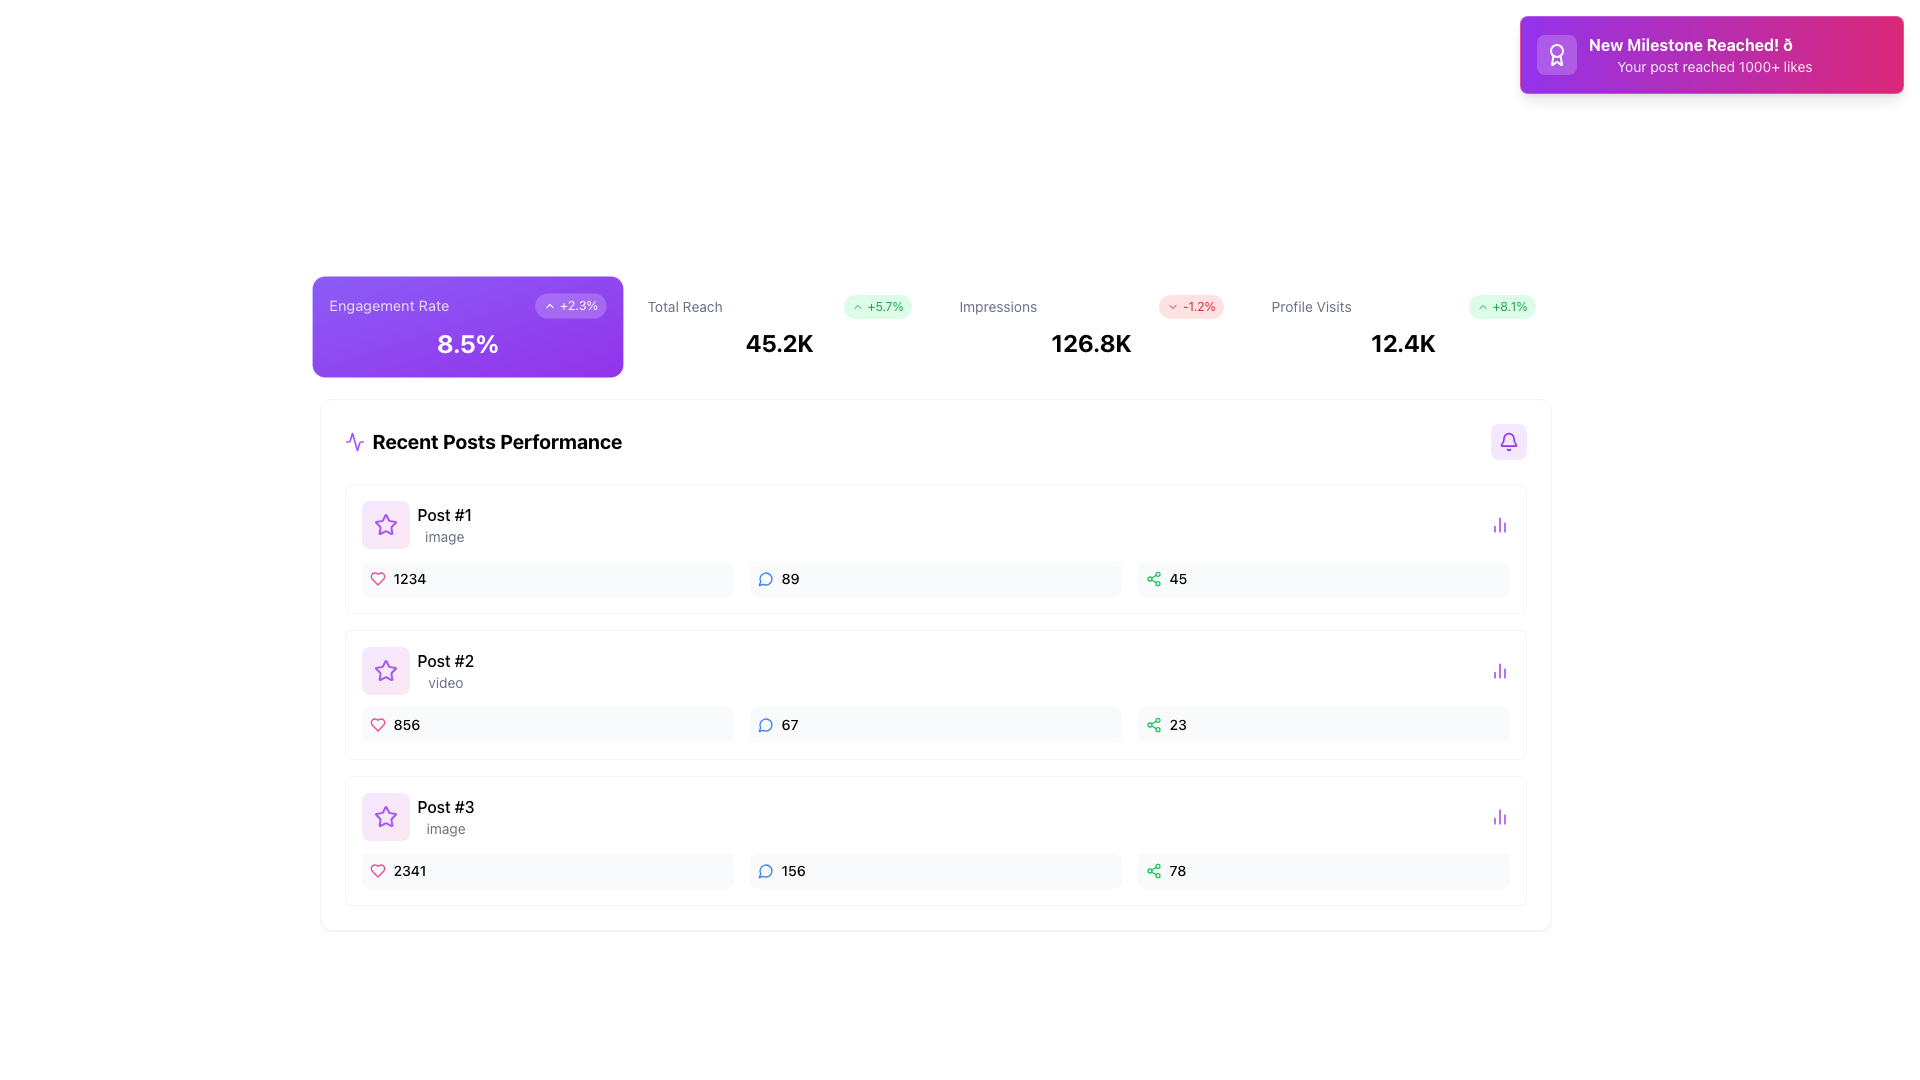  Describe the element at coordinates (764, 578) in the screenshot. I see `the comment icon located to the left of the text '89', which represents comment-related statistics` at that location.